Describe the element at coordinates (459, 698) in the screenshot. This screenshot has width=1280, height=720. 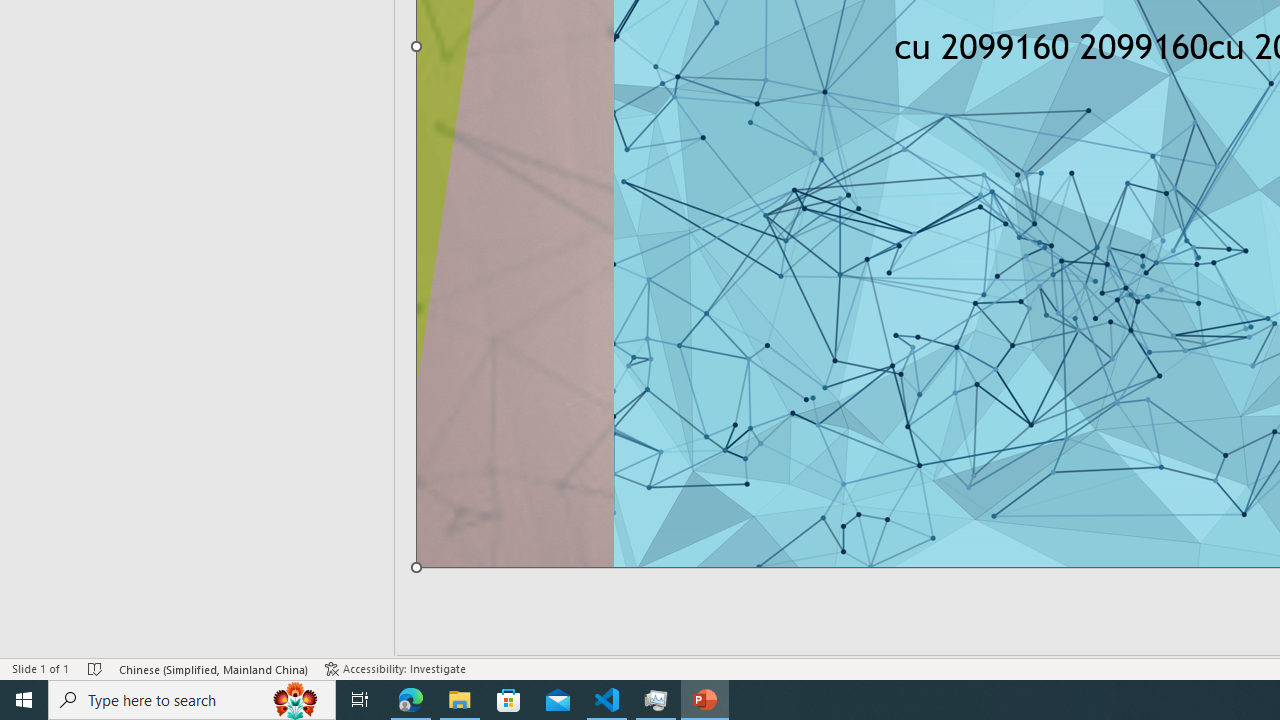
I see `'File Explorer - 1 running window'` at that location.